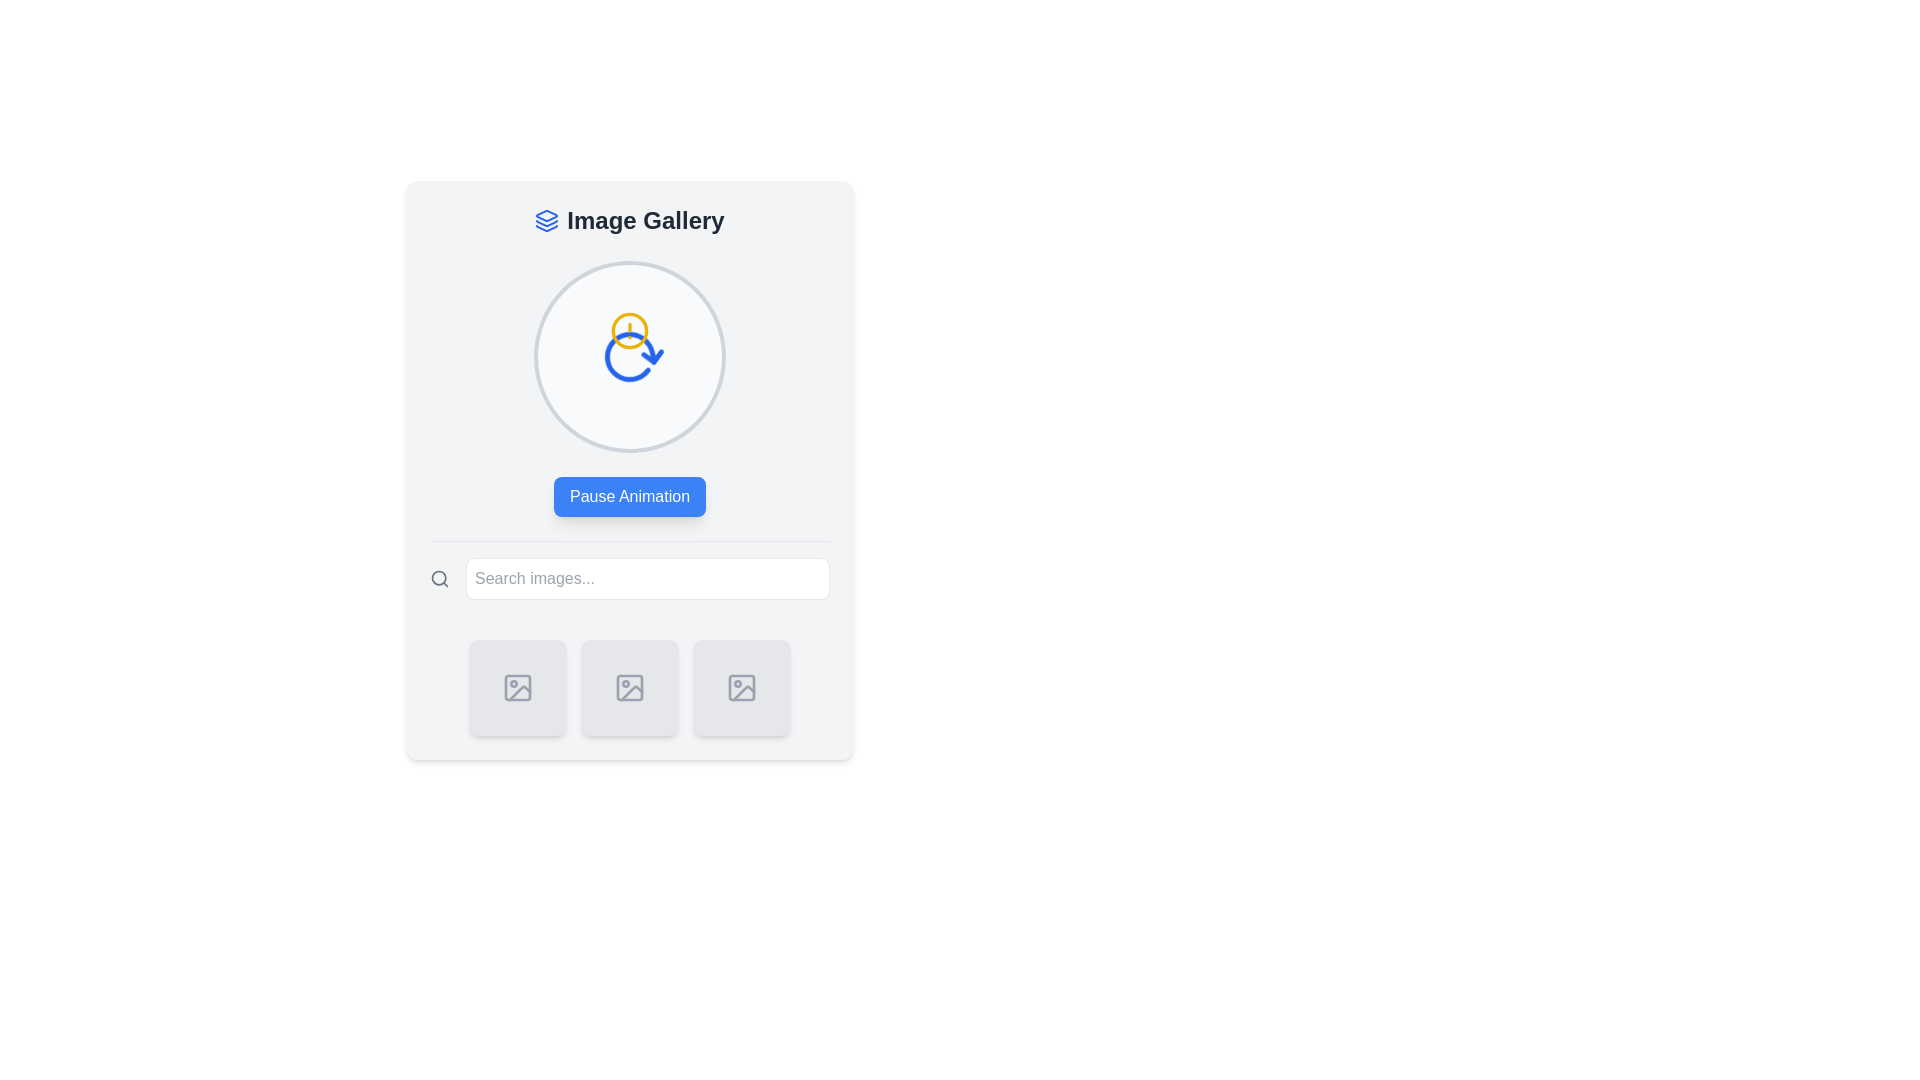  Describe the element at coordinates (518, 686) in the screenshot. I see `the leftmost icon resembling a simplistic image frame with a small circle` at that location.